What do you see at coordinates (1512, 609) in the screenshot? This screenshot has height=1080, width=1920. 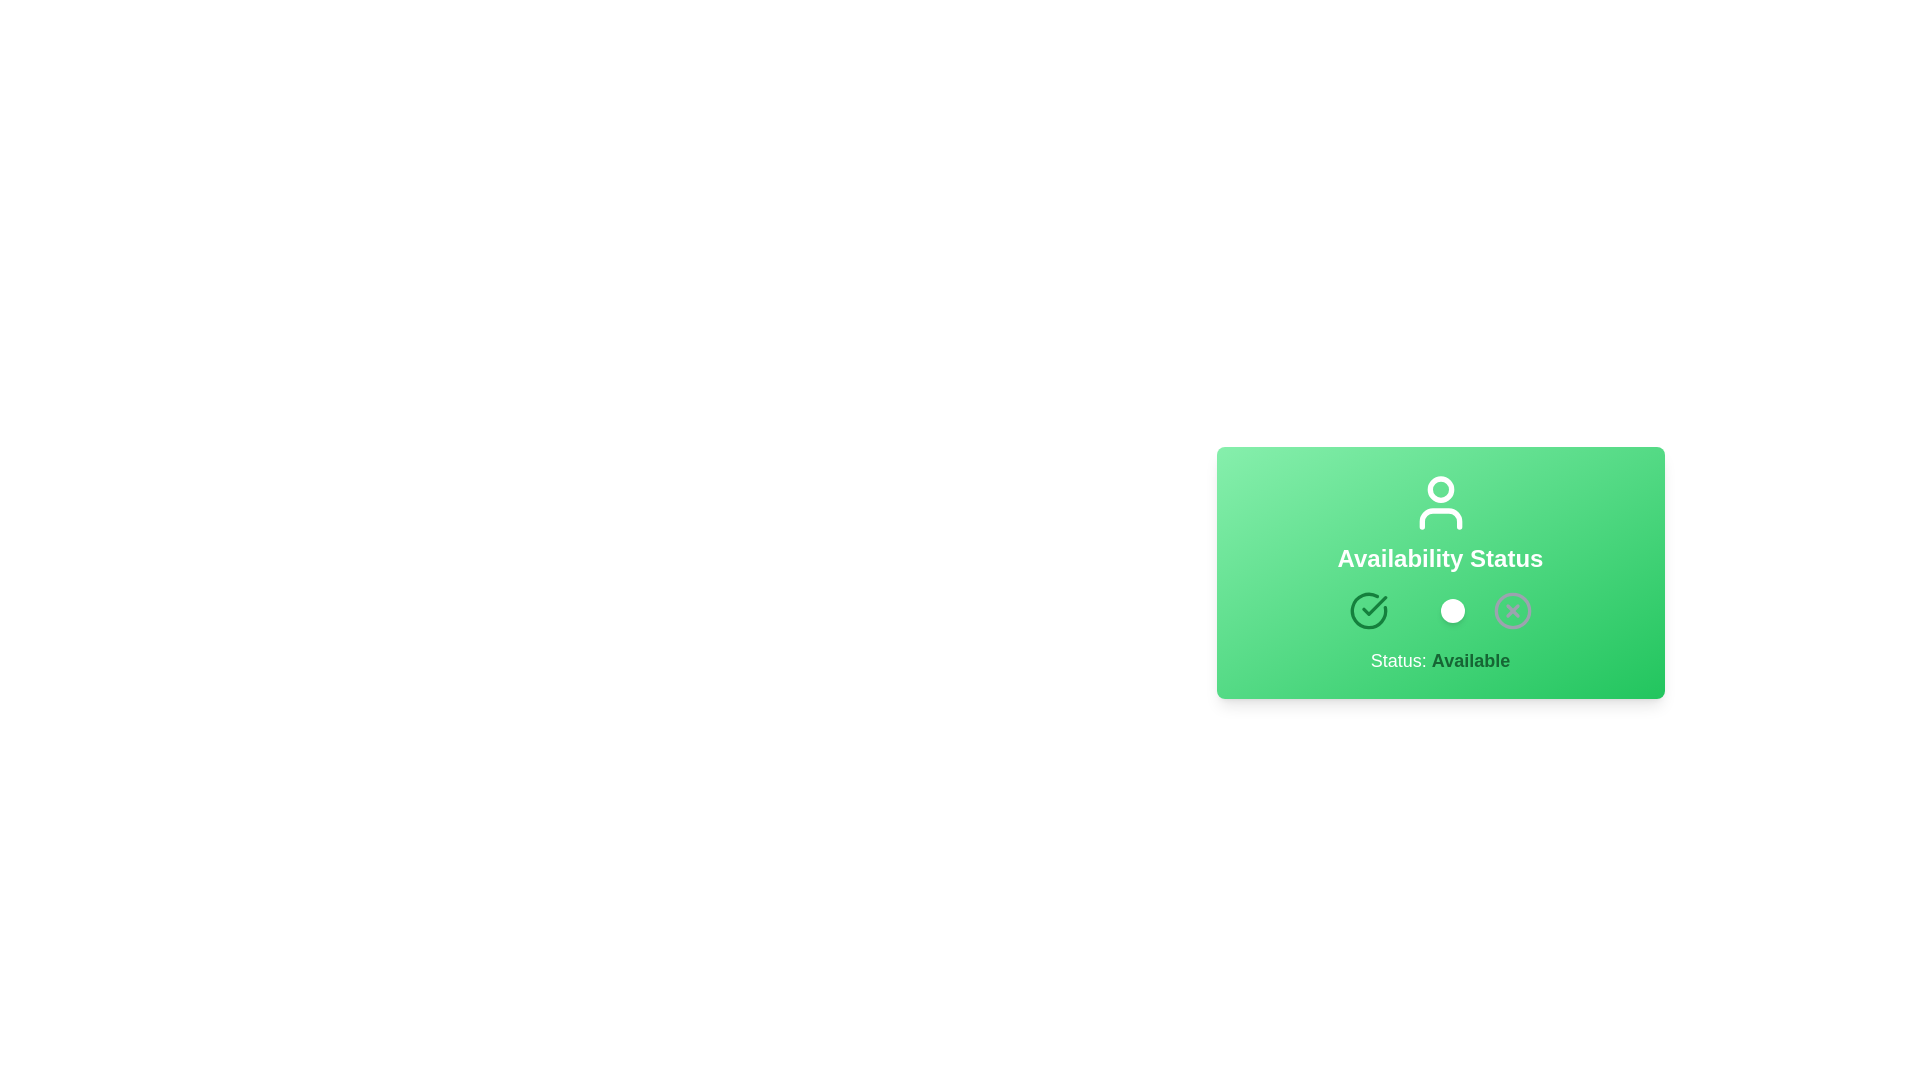 I see `the circular button with a gray border and red 'X' symbol located in the lower-right corner of the green card labeled 'Availability Status'` at bounding box center [1512, 609].